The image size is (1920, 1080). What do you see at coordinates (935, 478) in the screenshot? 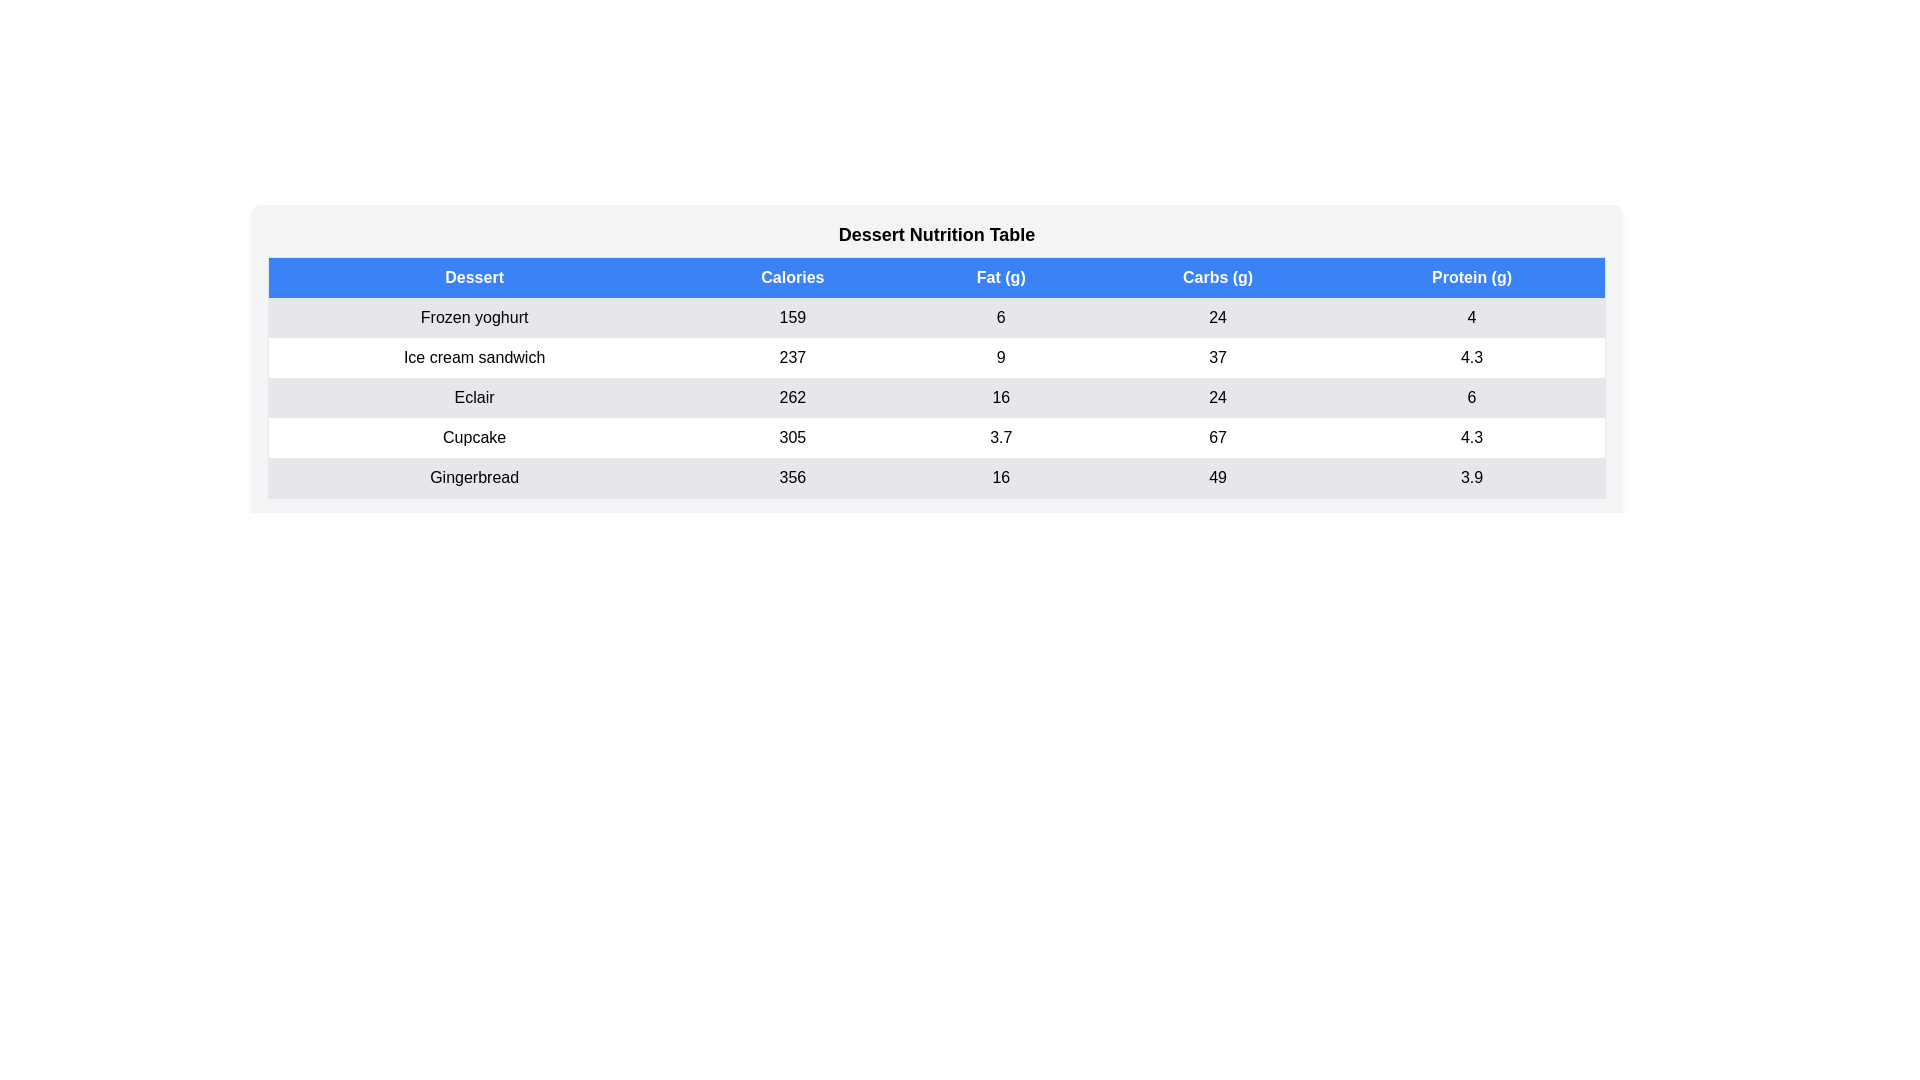
I see `the row corresponding to Gingerbread` at bounding box center [935, 478].